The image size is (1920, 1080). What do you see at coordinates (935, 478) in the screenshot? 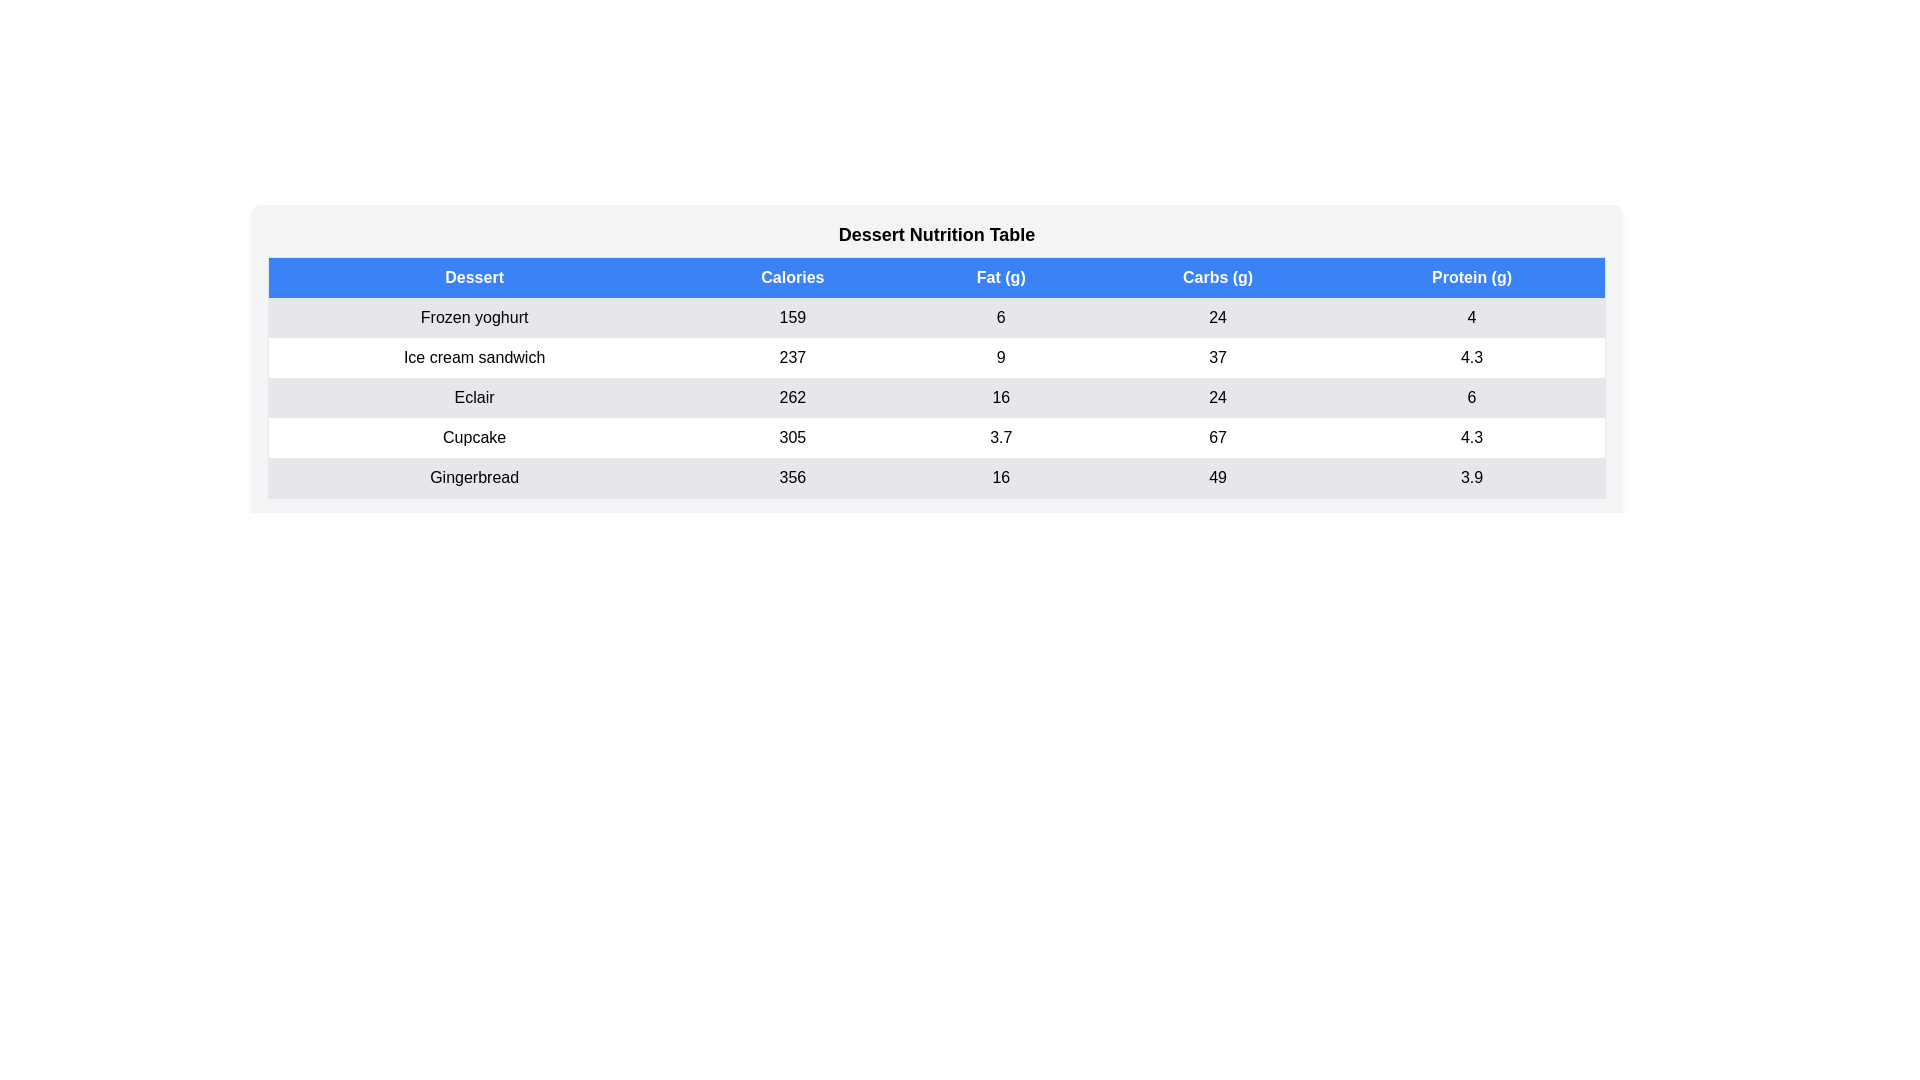
I see `the row corresponding to Gingerbread` at bounding box center [935, 478].